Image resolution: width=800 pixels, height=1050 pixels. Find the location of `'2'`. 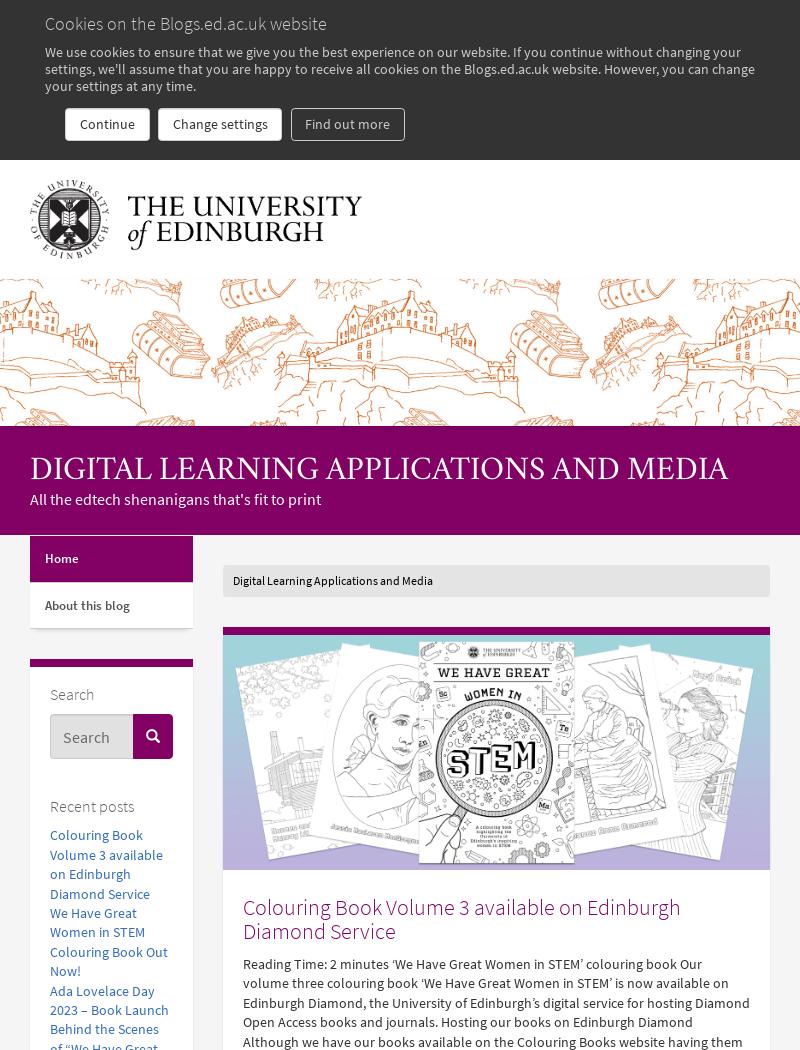

'2' is located at coordinates (331, 962).